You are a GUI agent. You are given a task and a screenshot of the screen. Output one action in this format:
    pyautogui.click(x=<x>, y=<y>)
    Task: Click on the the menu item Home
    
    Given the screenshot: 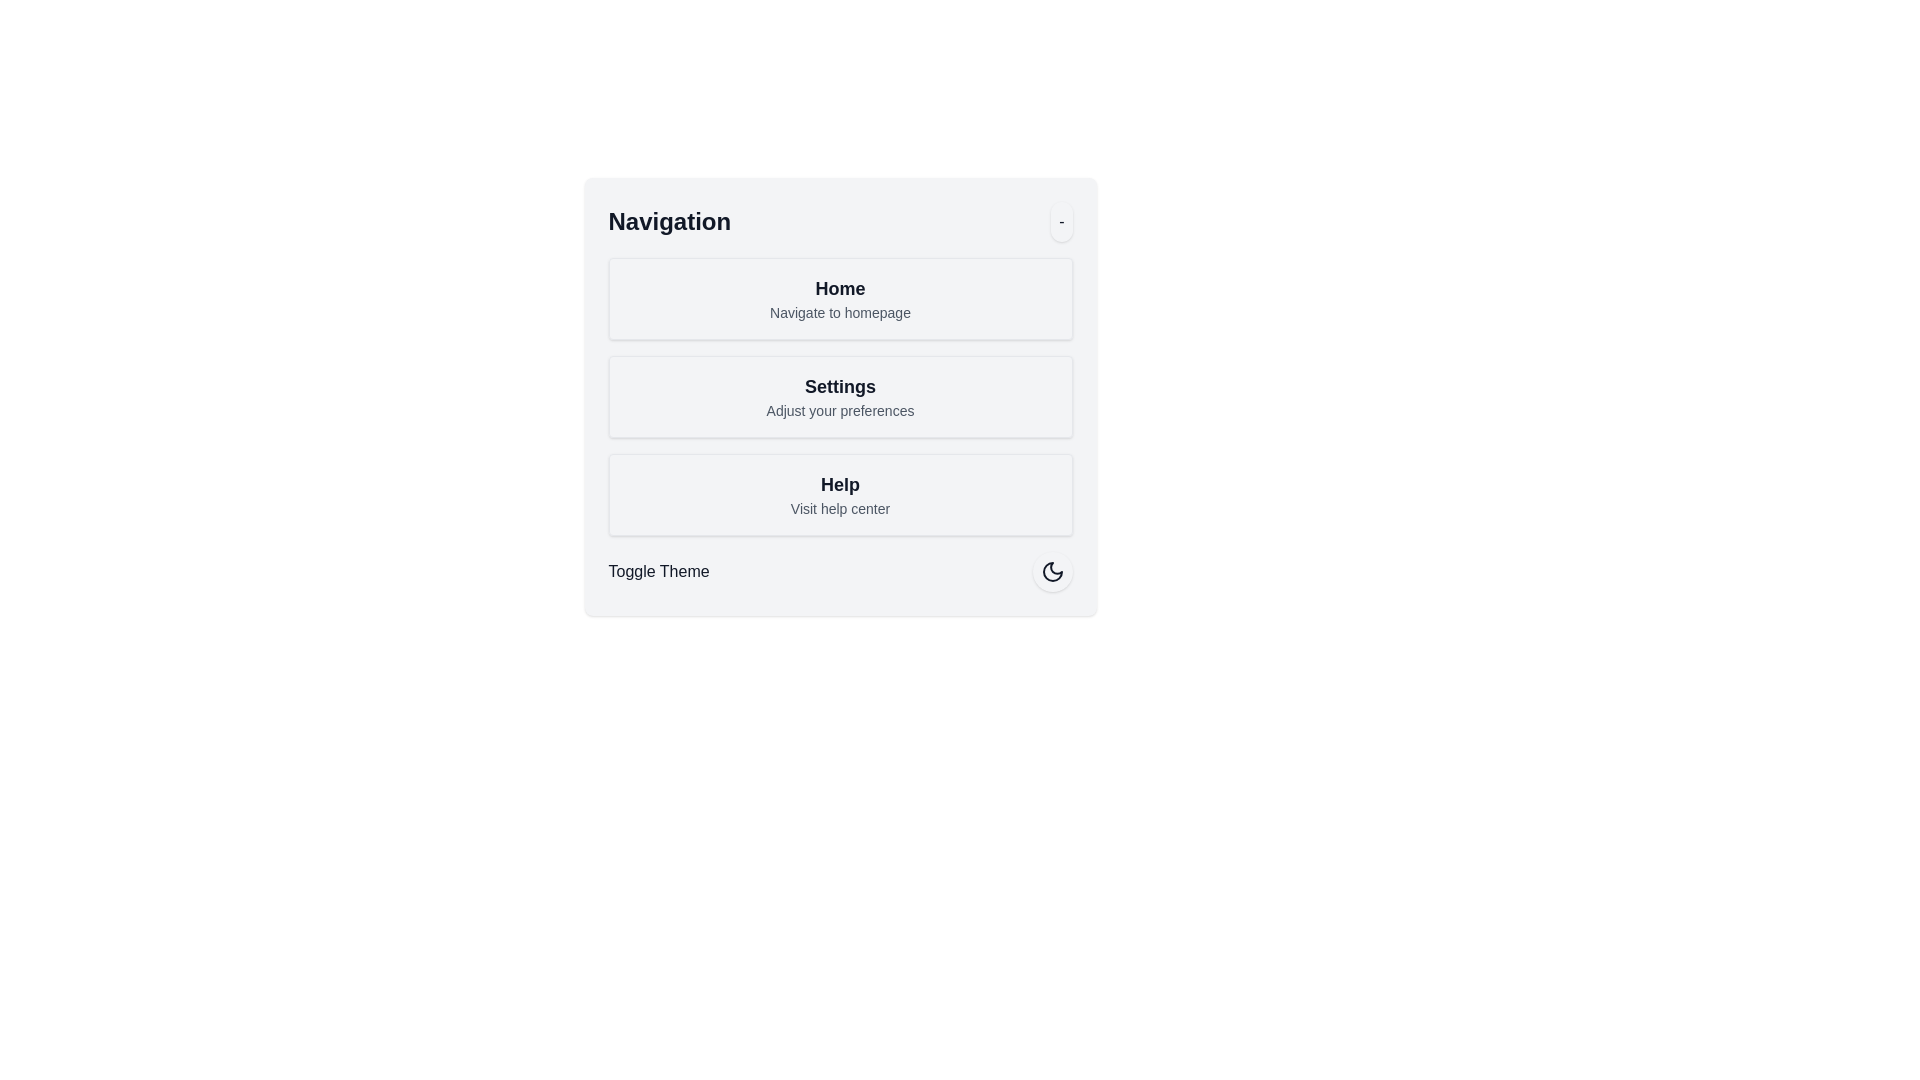 What is the action you would take?
    pyautogui.click(x=840, y=299)
    